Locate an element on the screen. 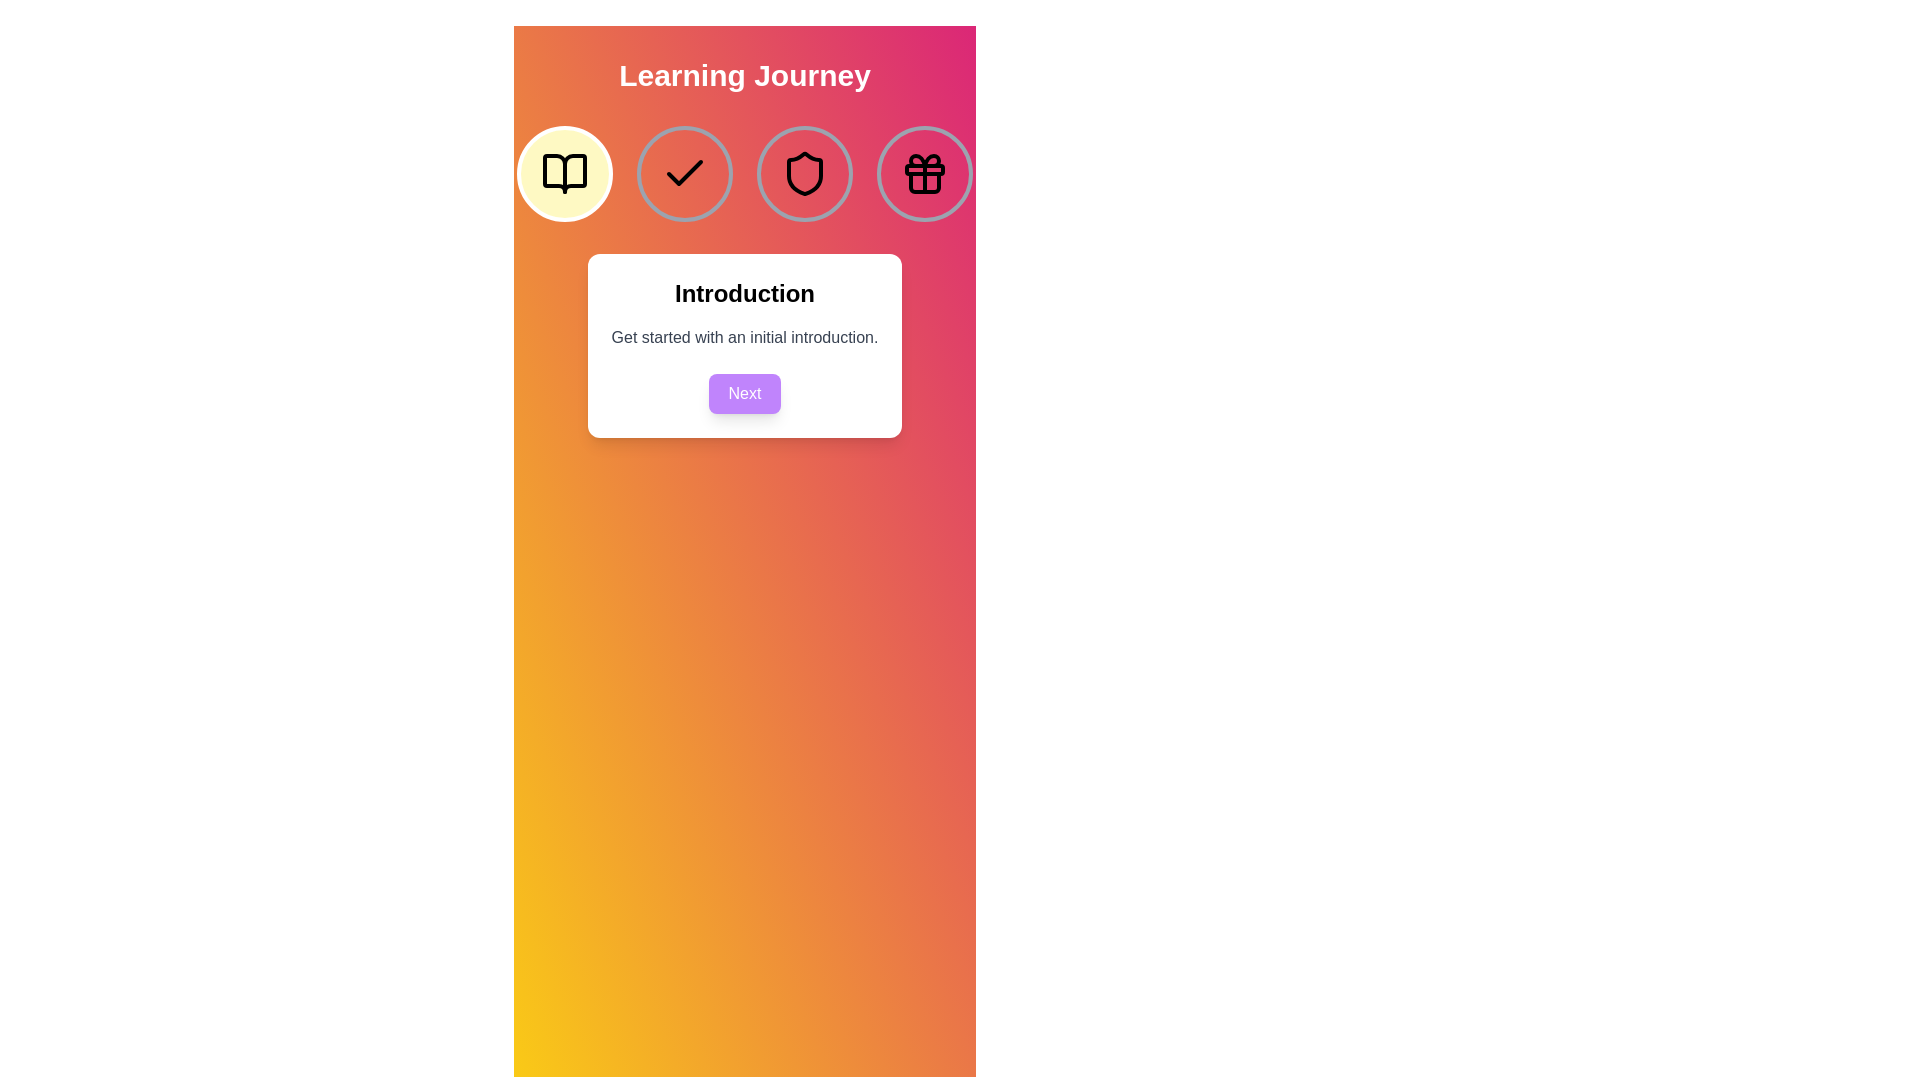 The width and height of the screenshot is (1920, 1080). the step icon corresponding to Learning is located at coordinates (685, 172).